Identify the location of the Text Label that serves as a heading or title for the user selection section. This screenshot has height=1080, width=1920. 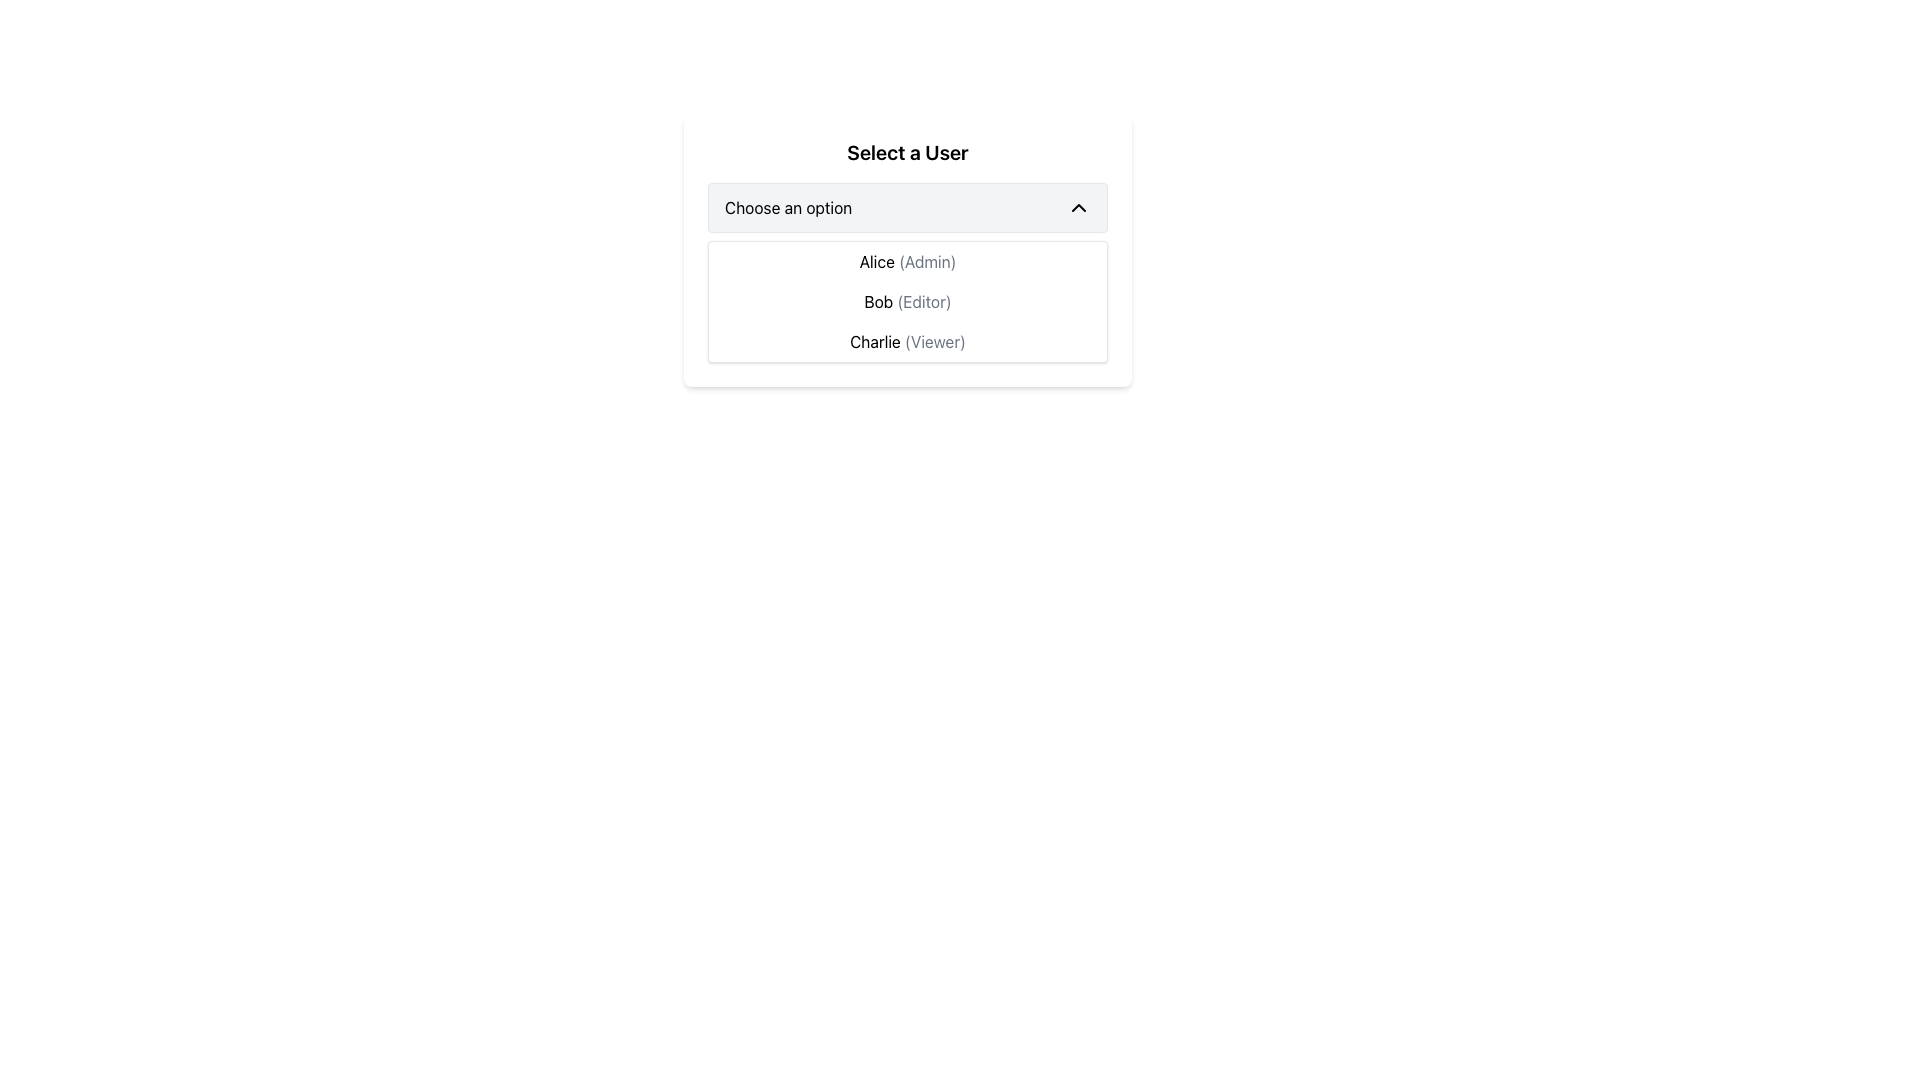
(906, 152).